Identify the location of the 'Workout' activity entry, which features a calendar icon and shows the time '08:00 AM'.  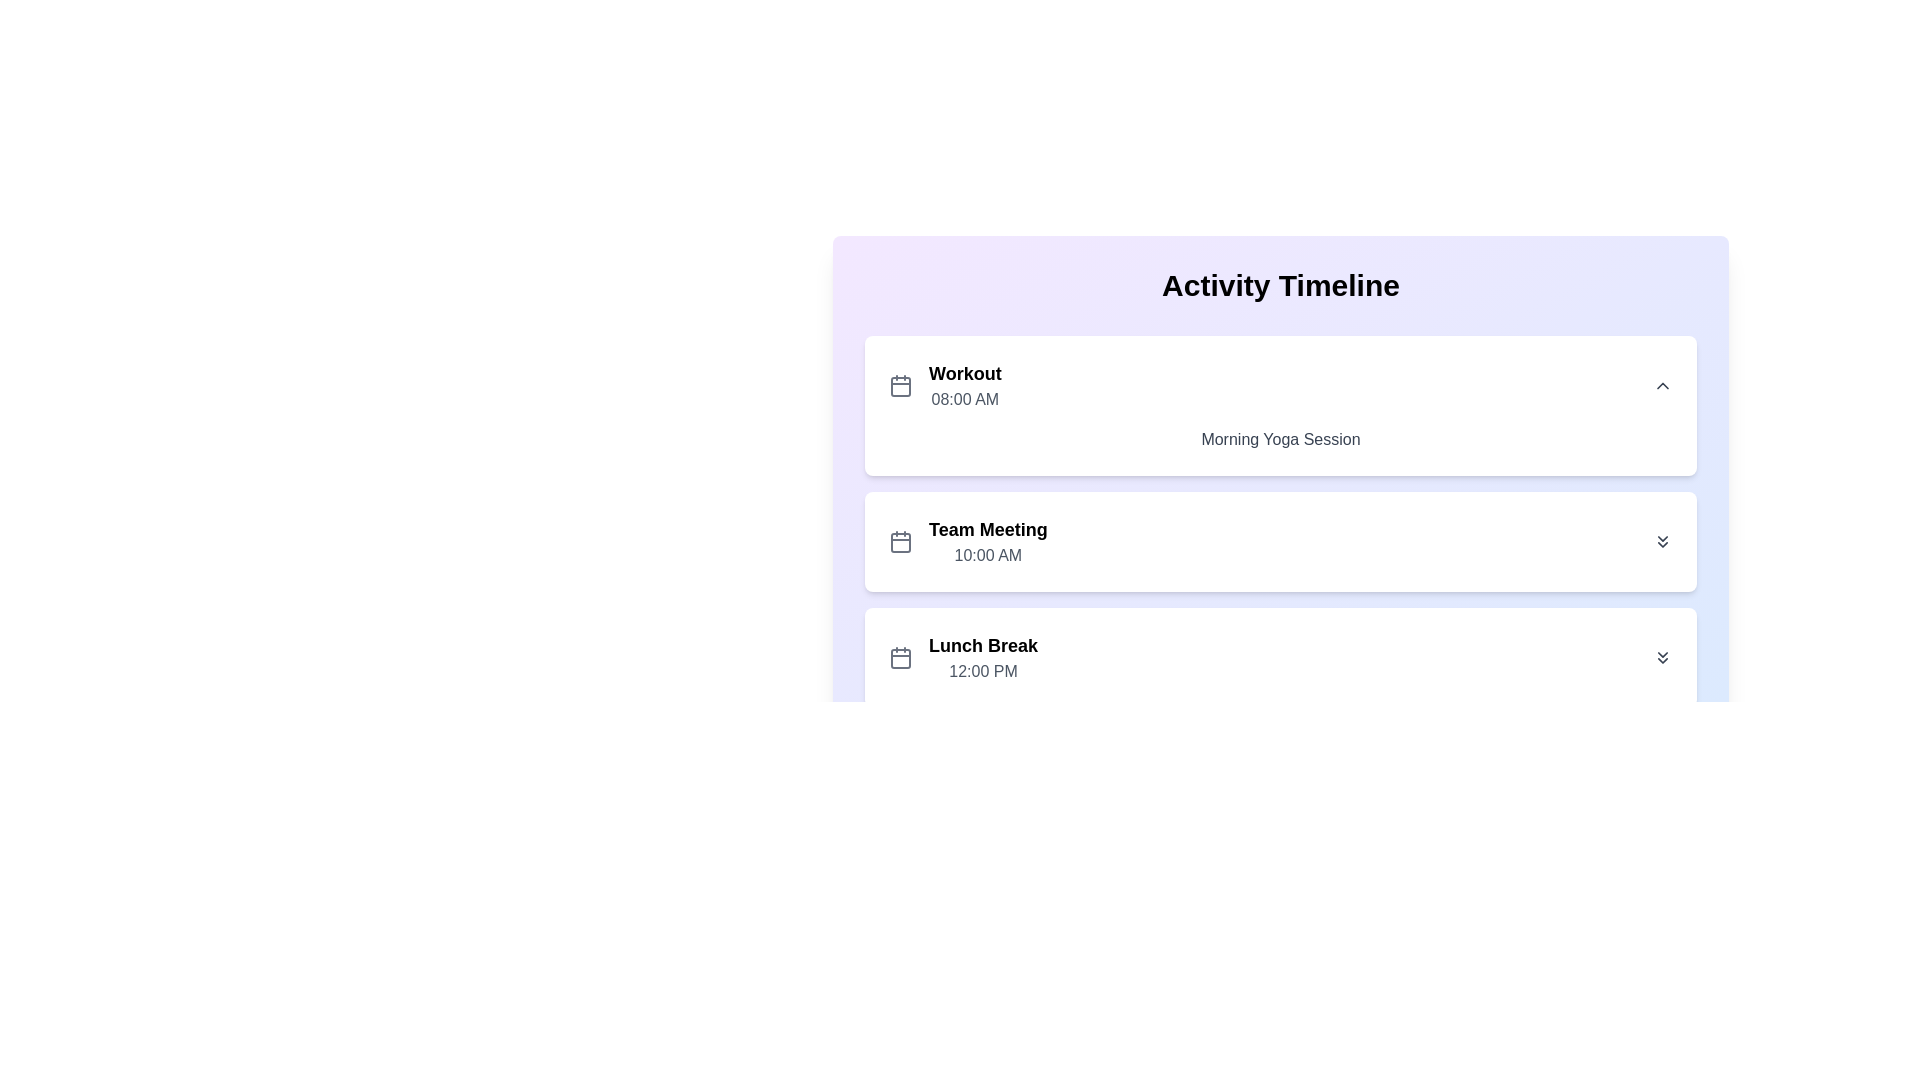
(944, 385).